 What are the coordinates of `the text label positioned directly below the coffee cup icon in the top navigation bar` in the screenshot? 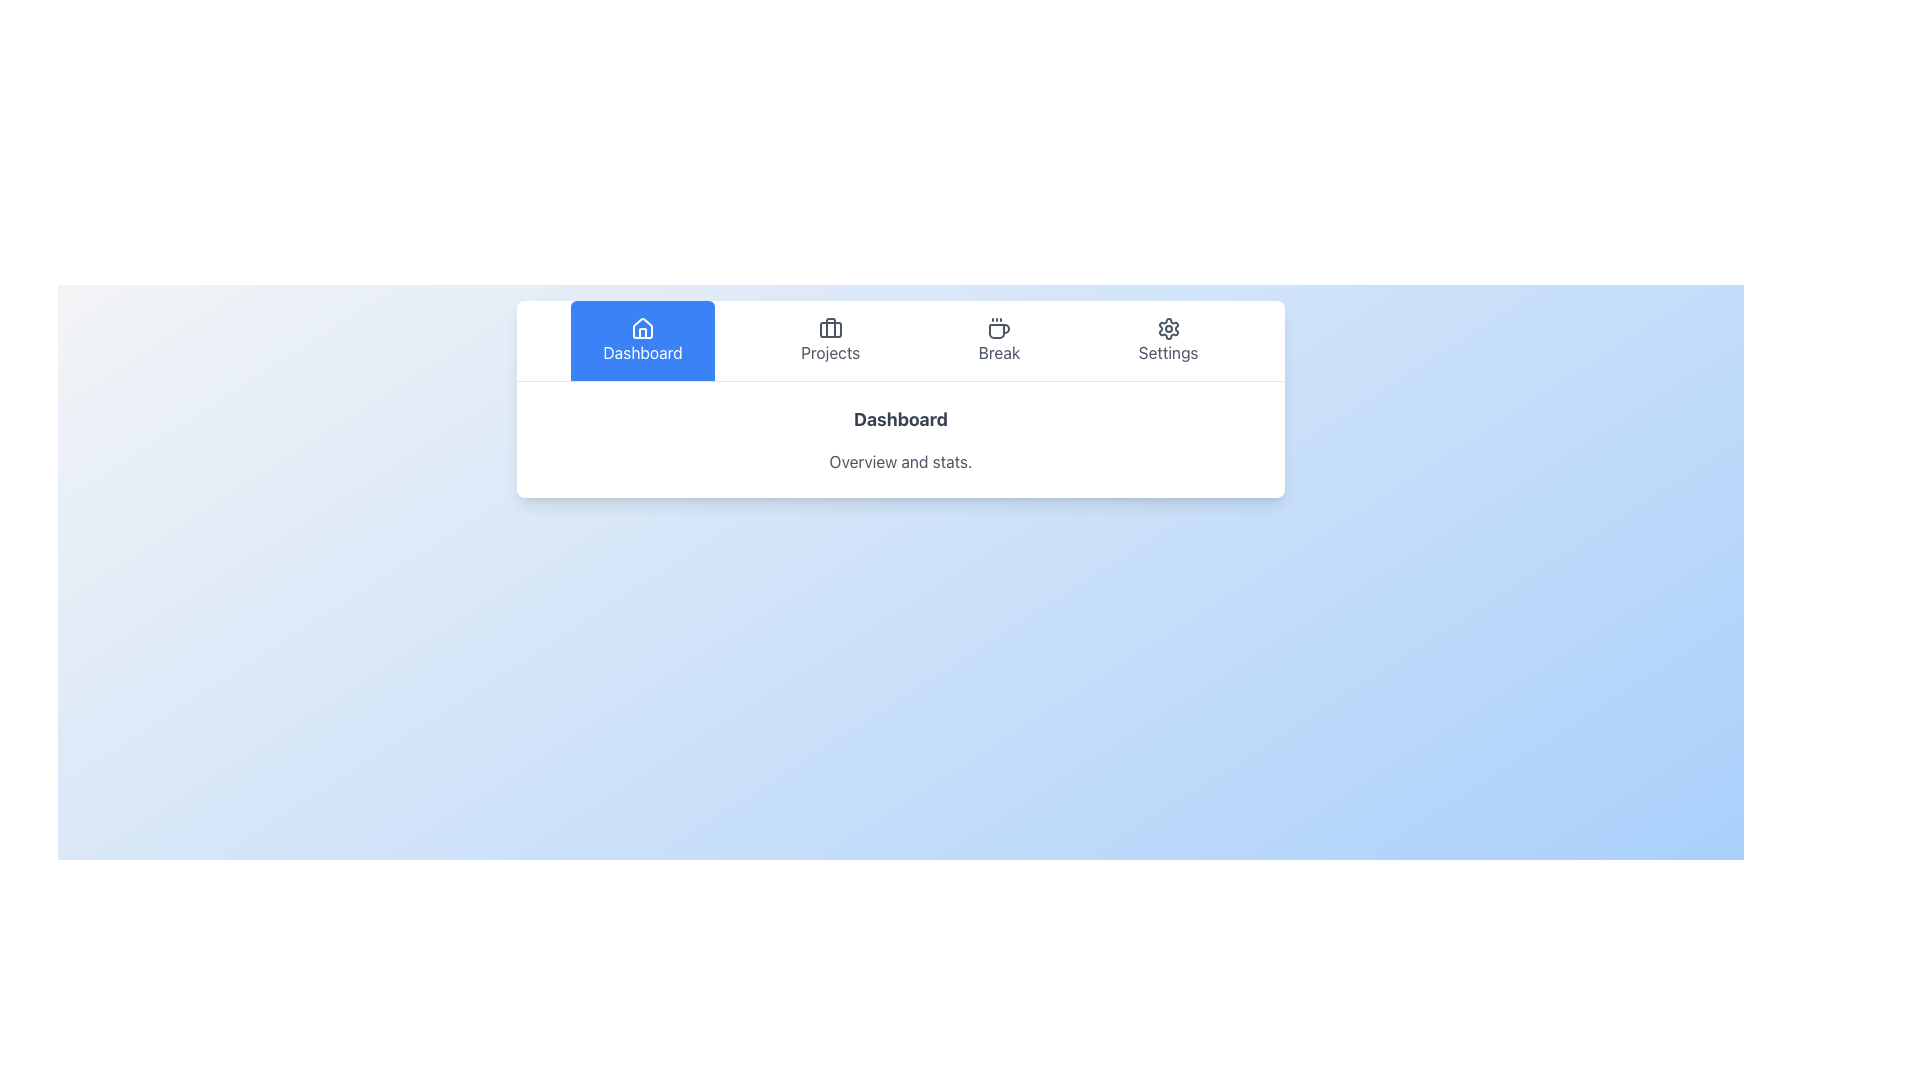 It's located at (999, 352).